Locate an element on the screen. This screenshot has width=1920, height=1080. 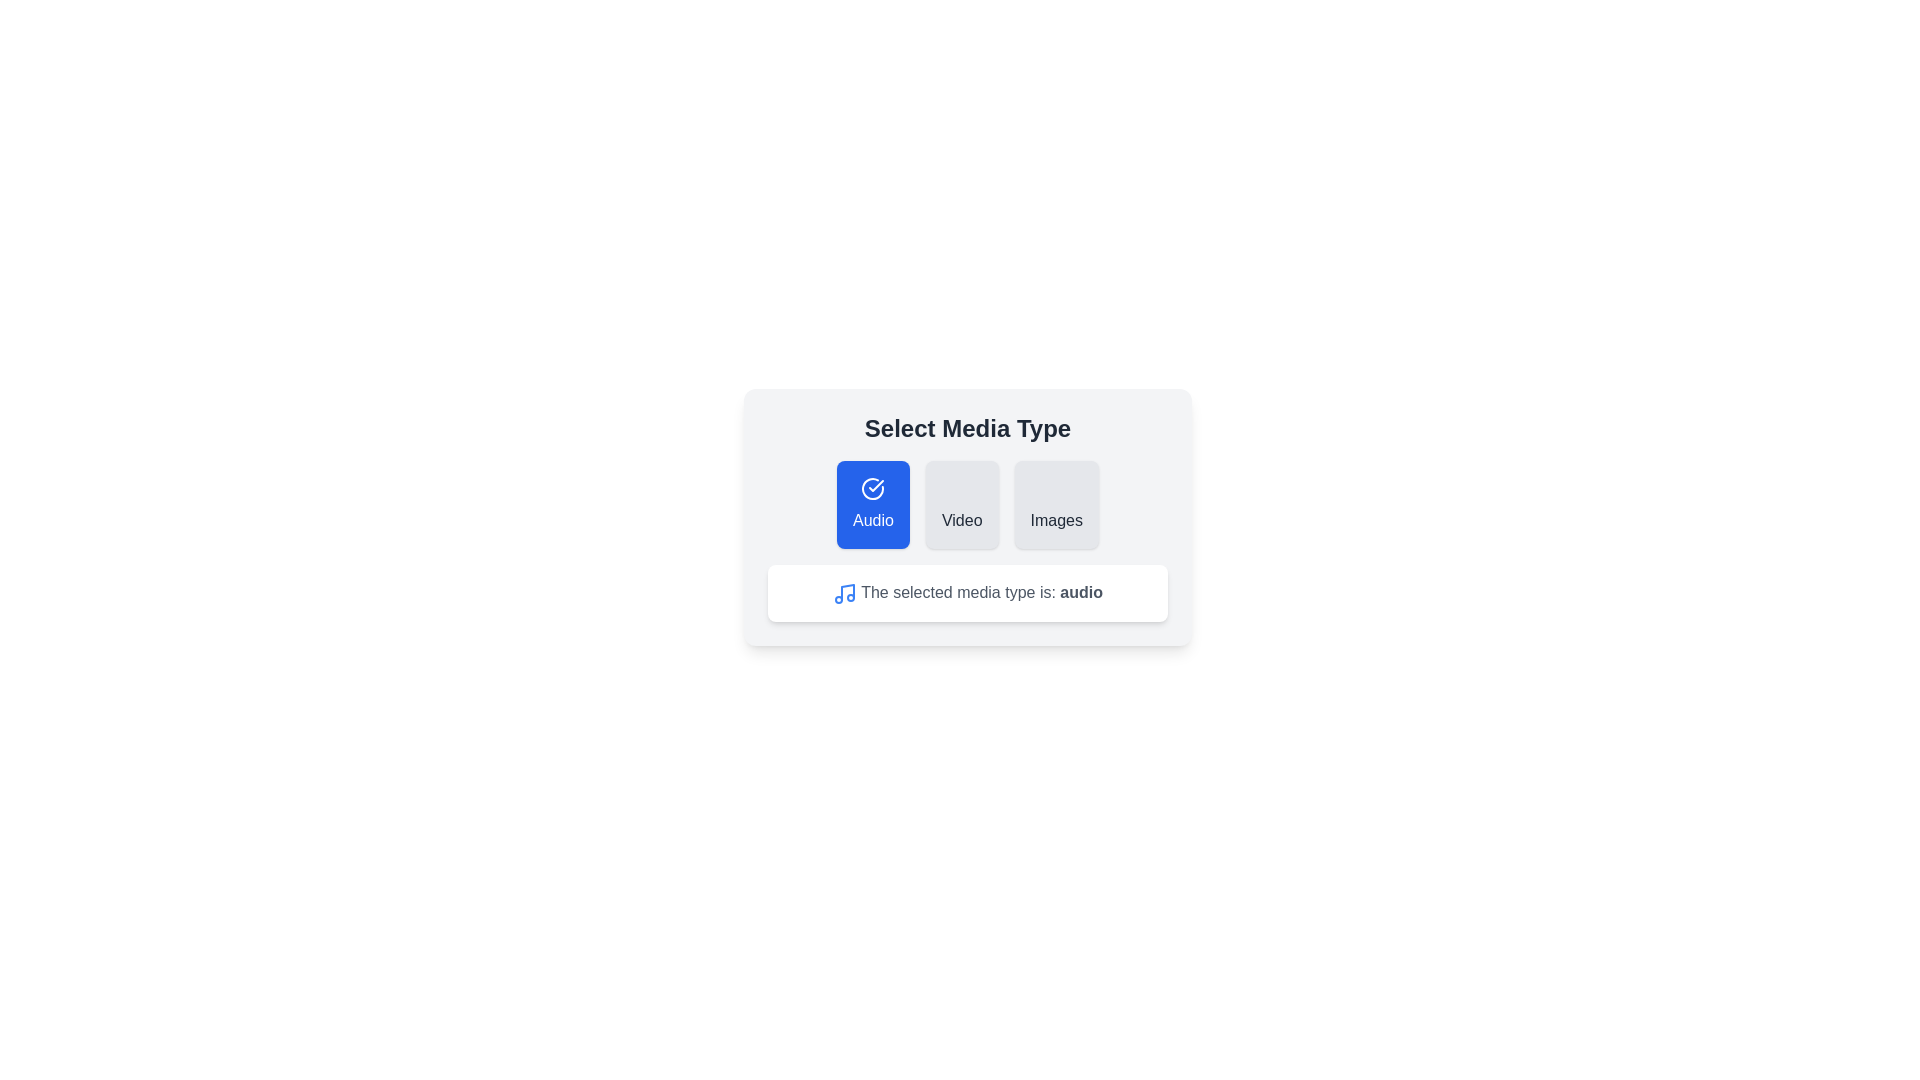
the static text displaying the currently selected media type 'audio' to possibly see a tooltip is located at coordinates (968, 592).